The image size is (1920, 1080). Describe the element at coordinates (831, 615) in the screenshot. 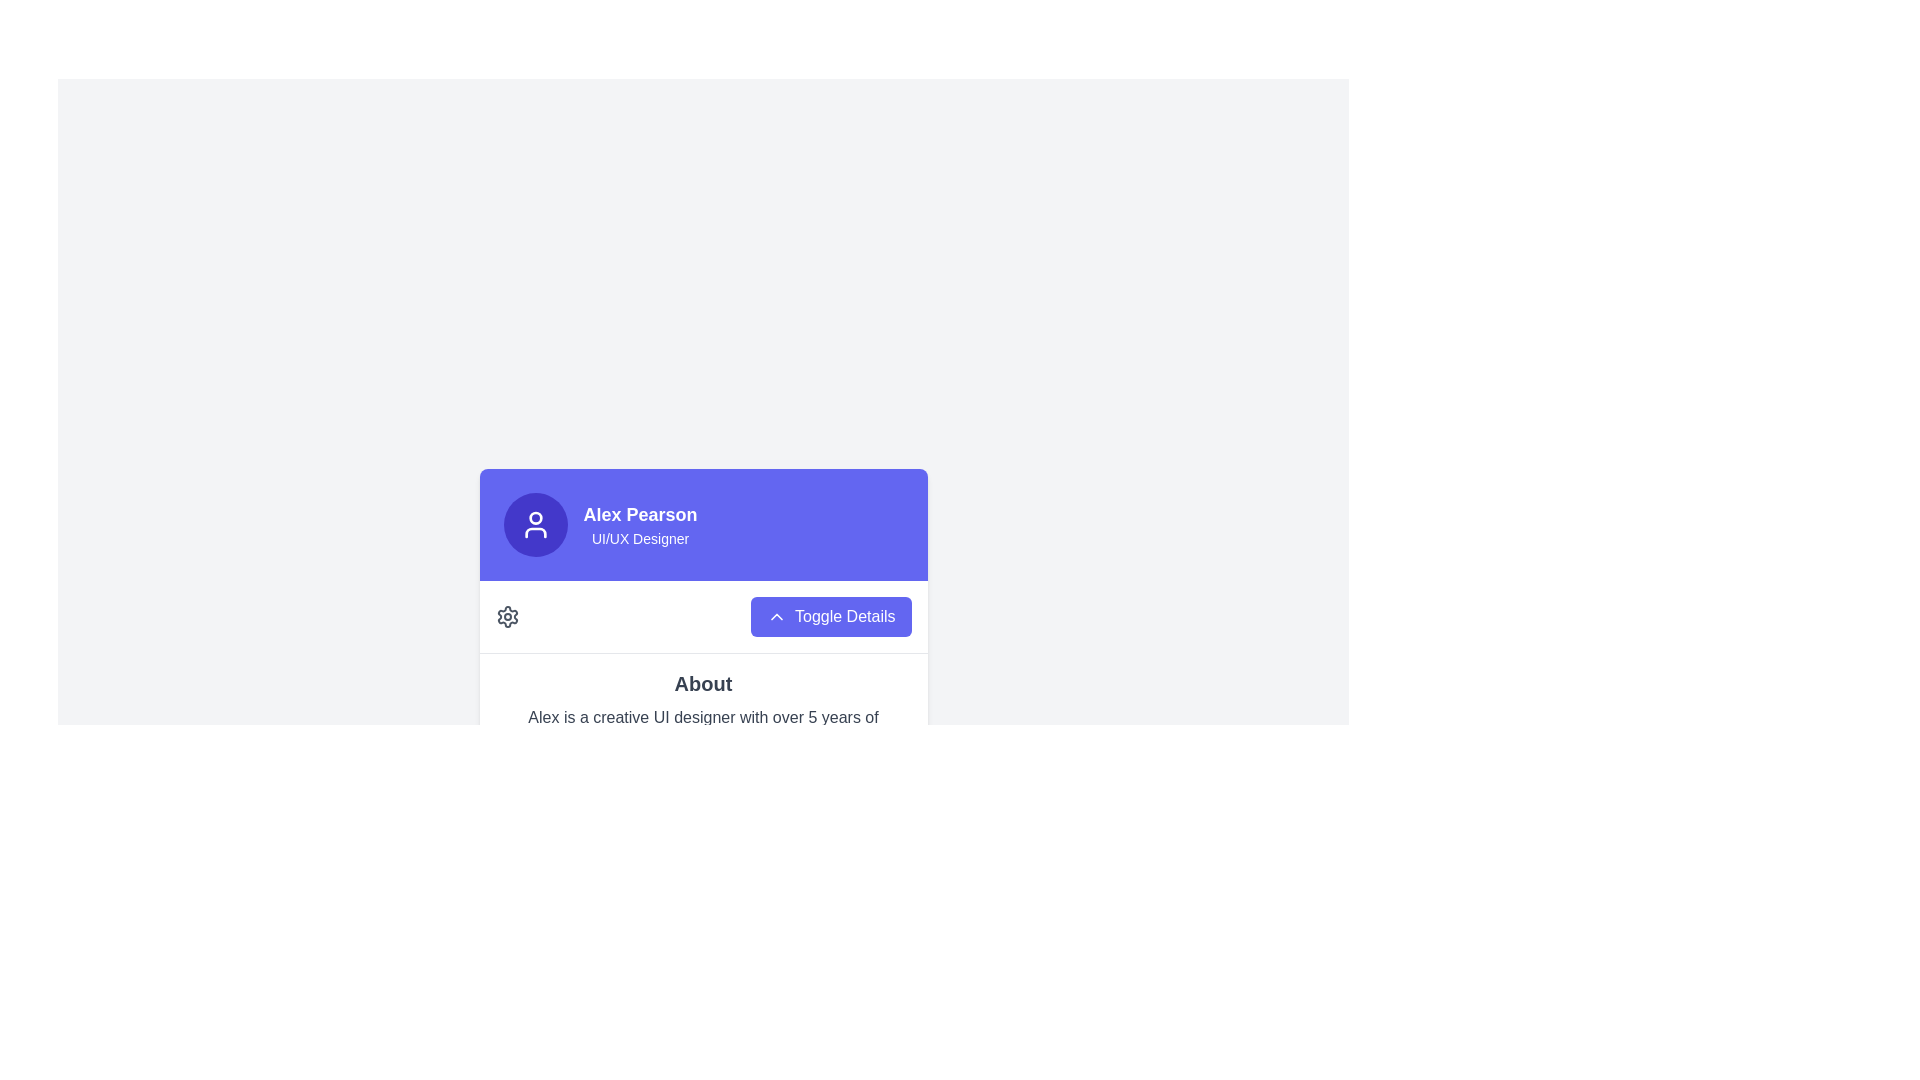

I see `the 'Toggle Details' button` at that location.